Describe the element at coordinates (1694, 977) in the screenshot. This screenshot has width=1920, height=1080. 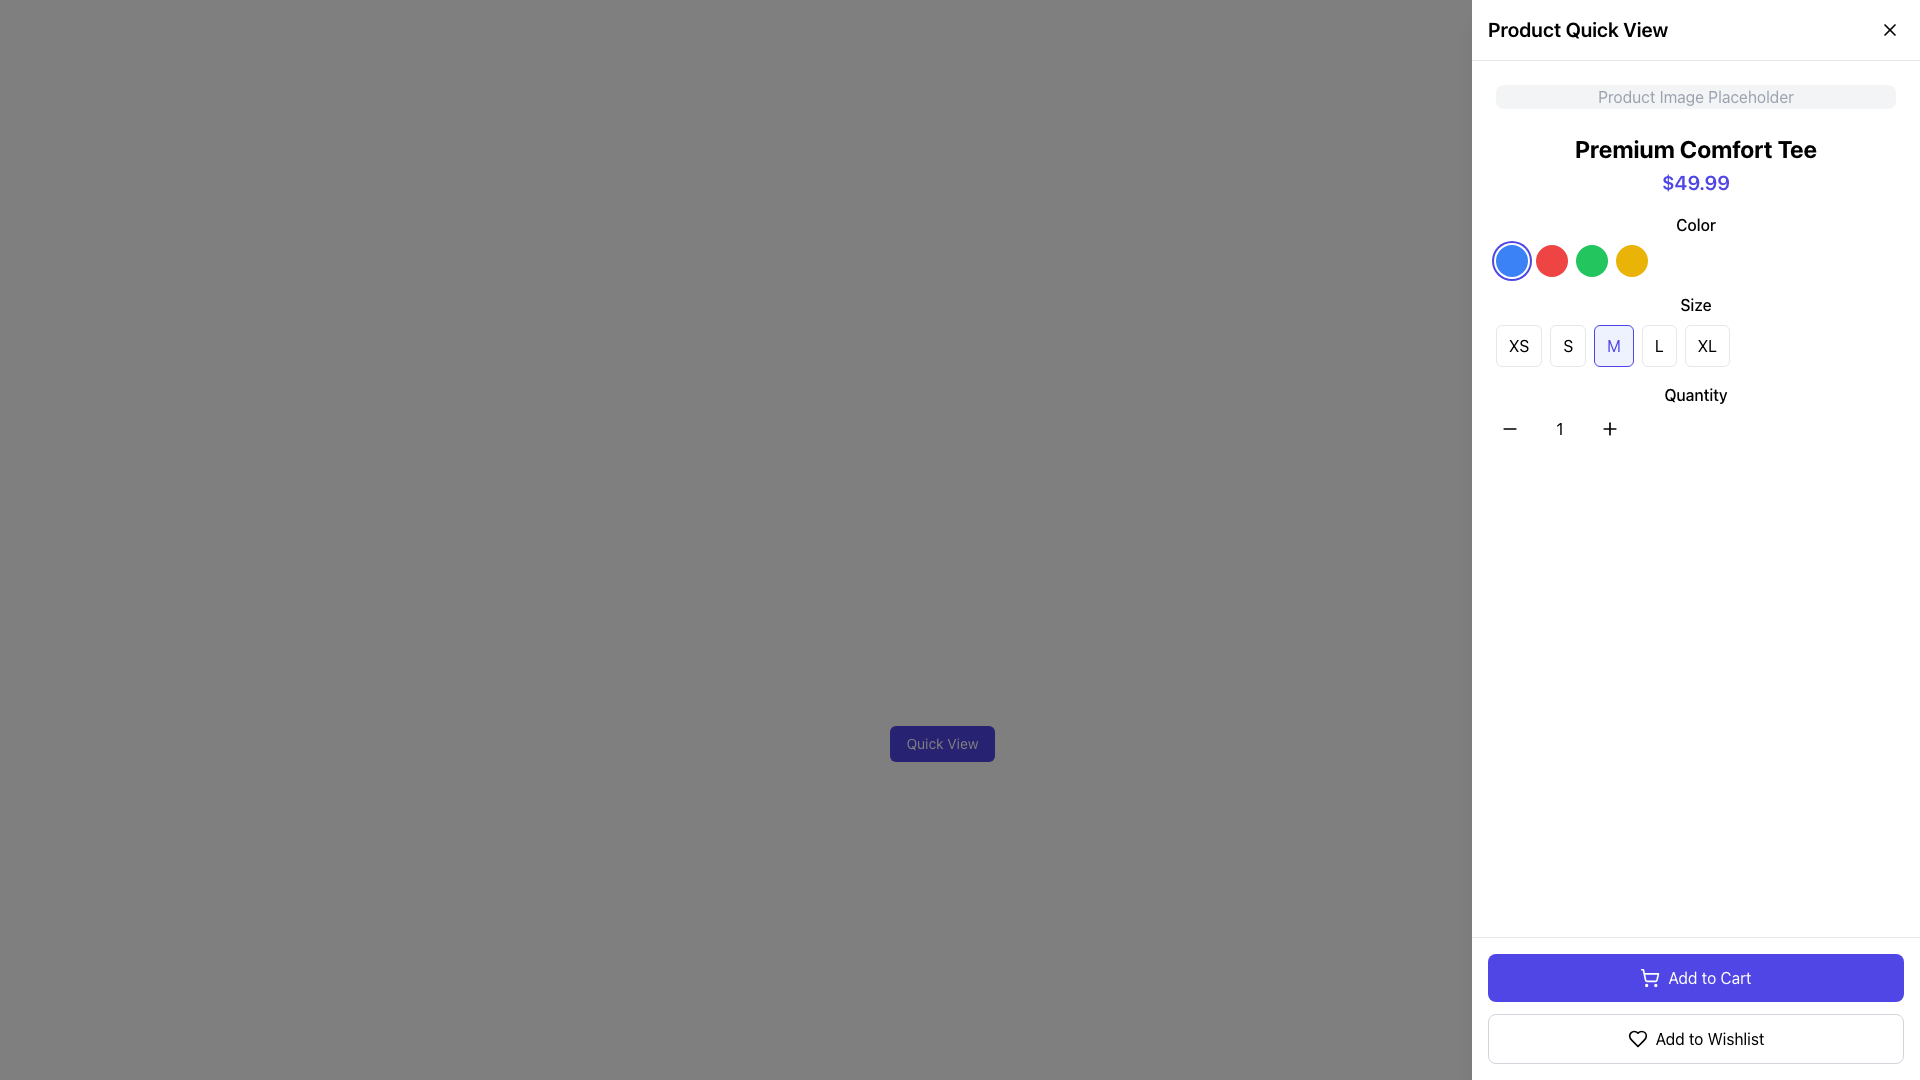
I see `the interactive button located at the bottom section of the modal interface` at that location.